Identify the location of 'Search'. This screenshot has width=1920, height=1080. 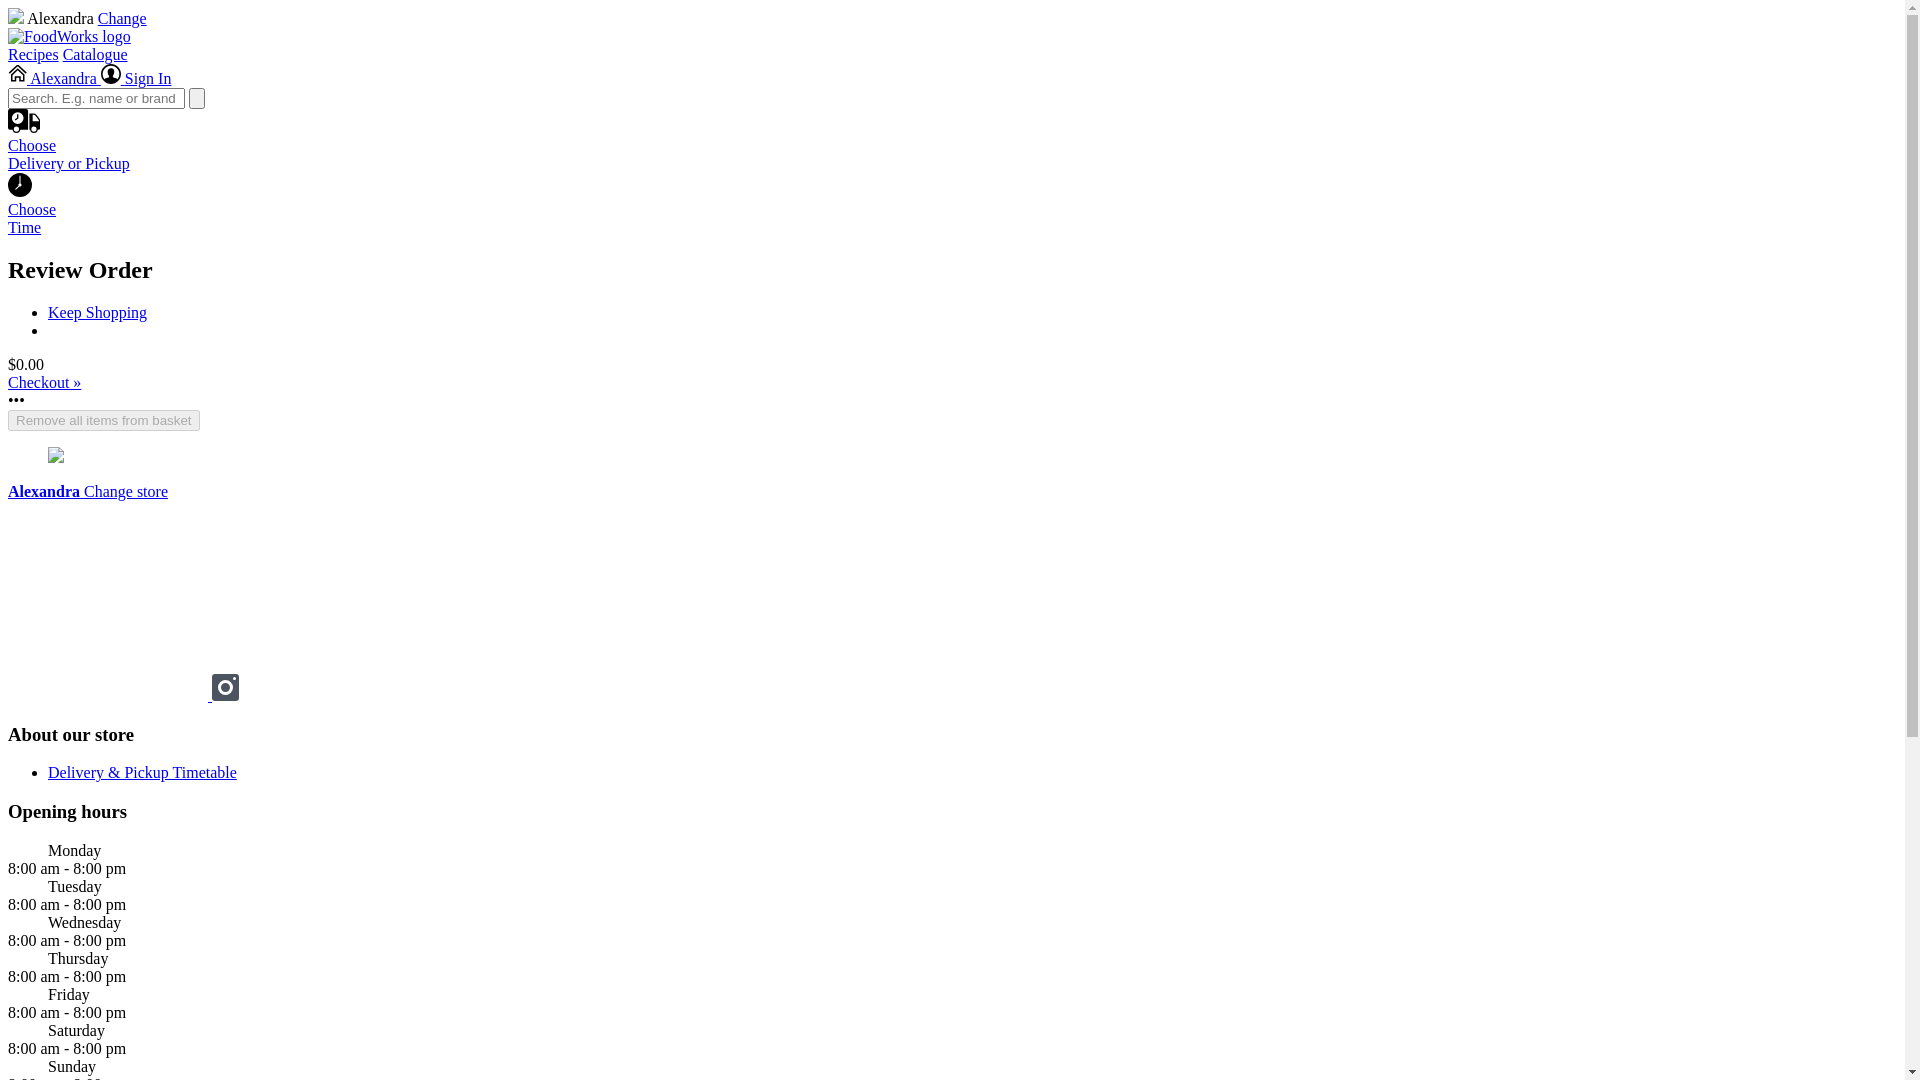
(196, 98).